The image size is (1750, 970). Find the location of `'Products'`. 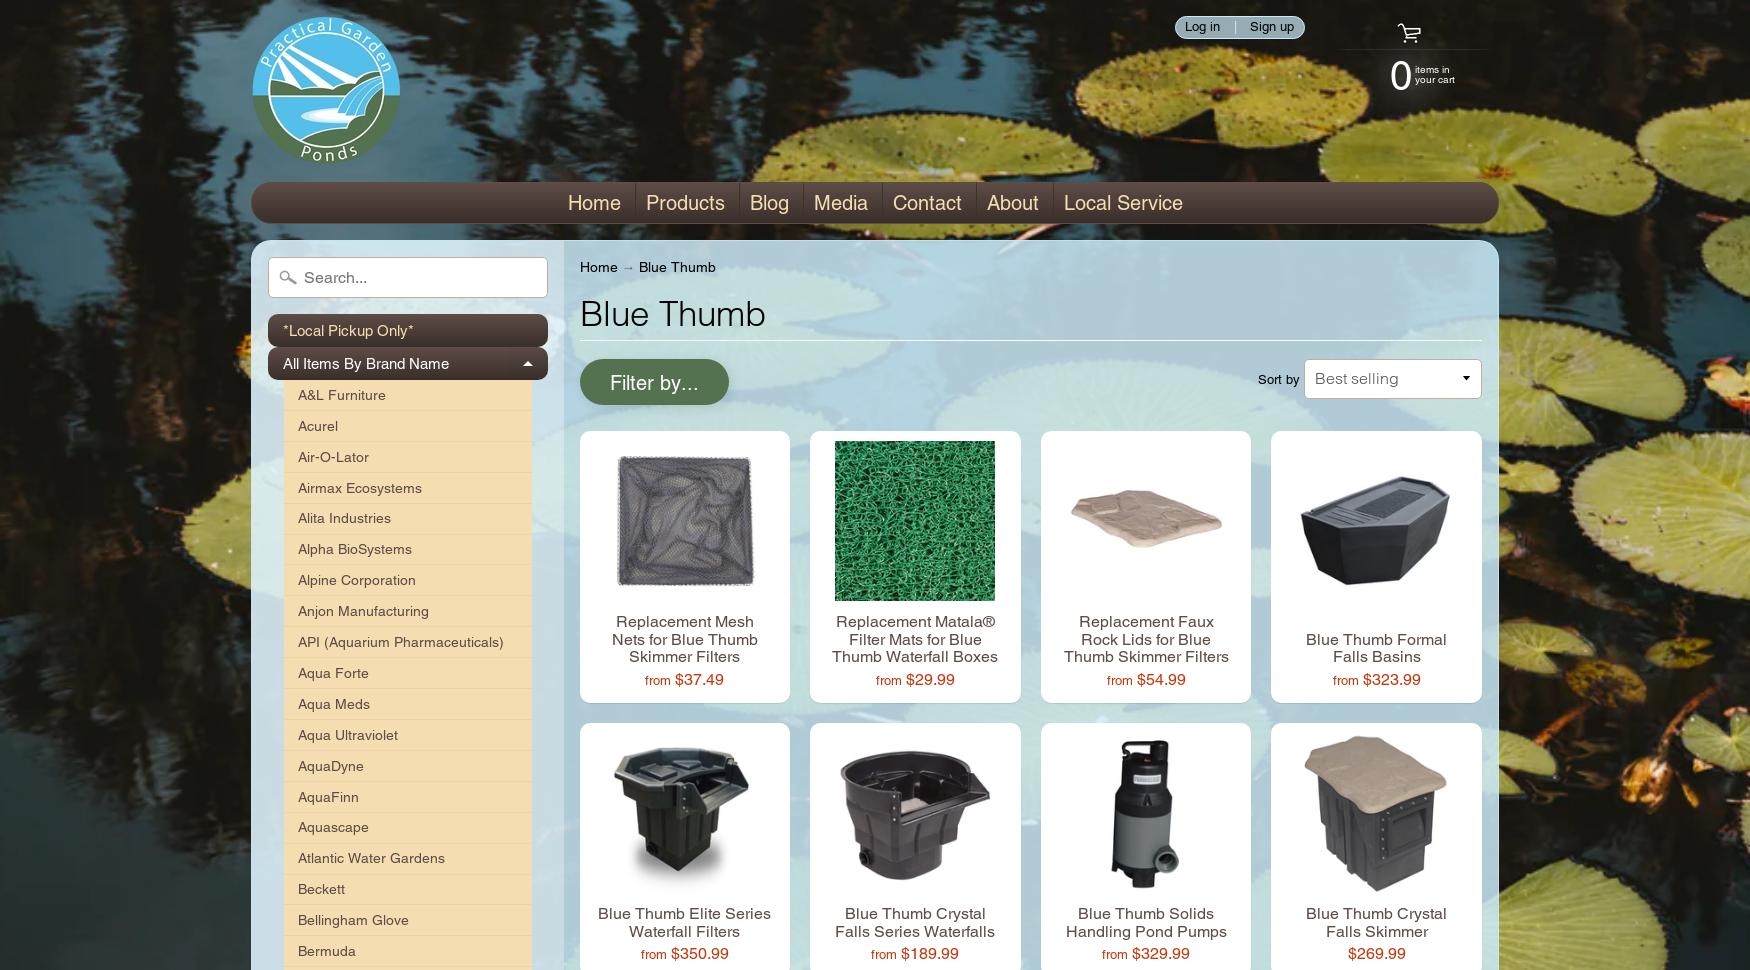

'Products' is located at coordinates (683, 203).